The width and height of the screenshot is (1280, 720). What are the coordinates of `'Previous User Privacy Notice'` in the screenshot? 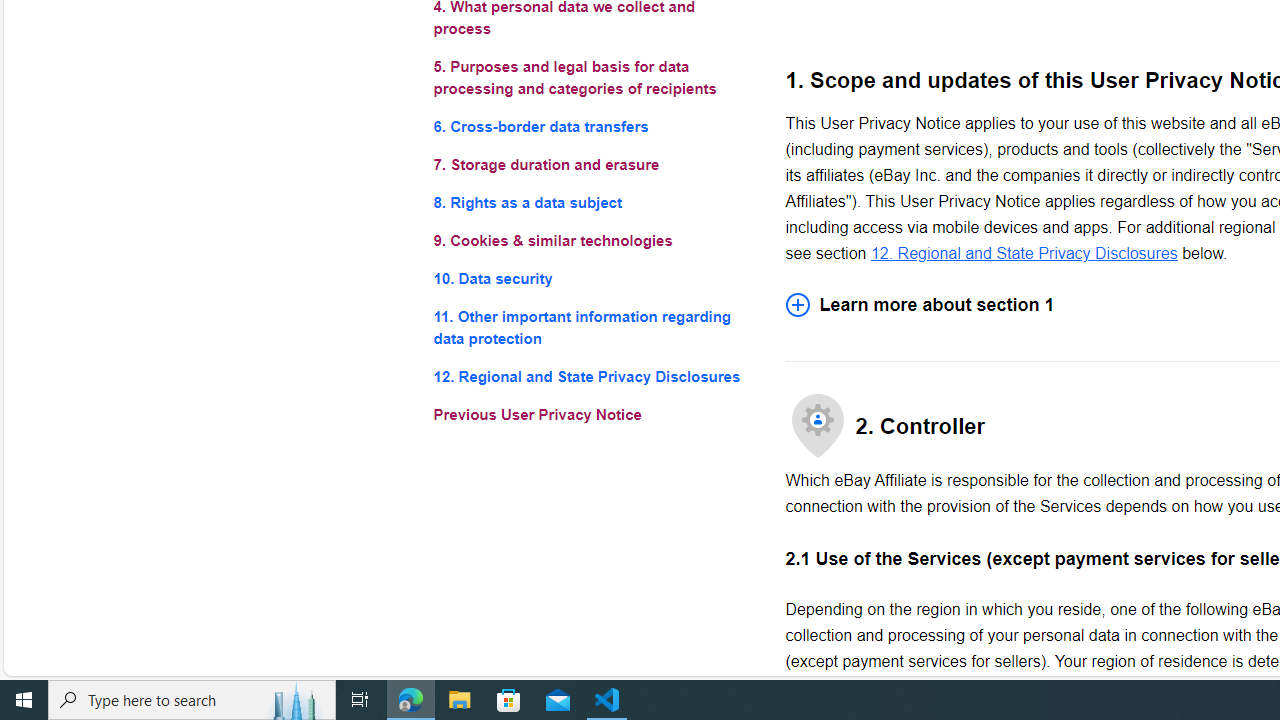 It's located at (592, 414).